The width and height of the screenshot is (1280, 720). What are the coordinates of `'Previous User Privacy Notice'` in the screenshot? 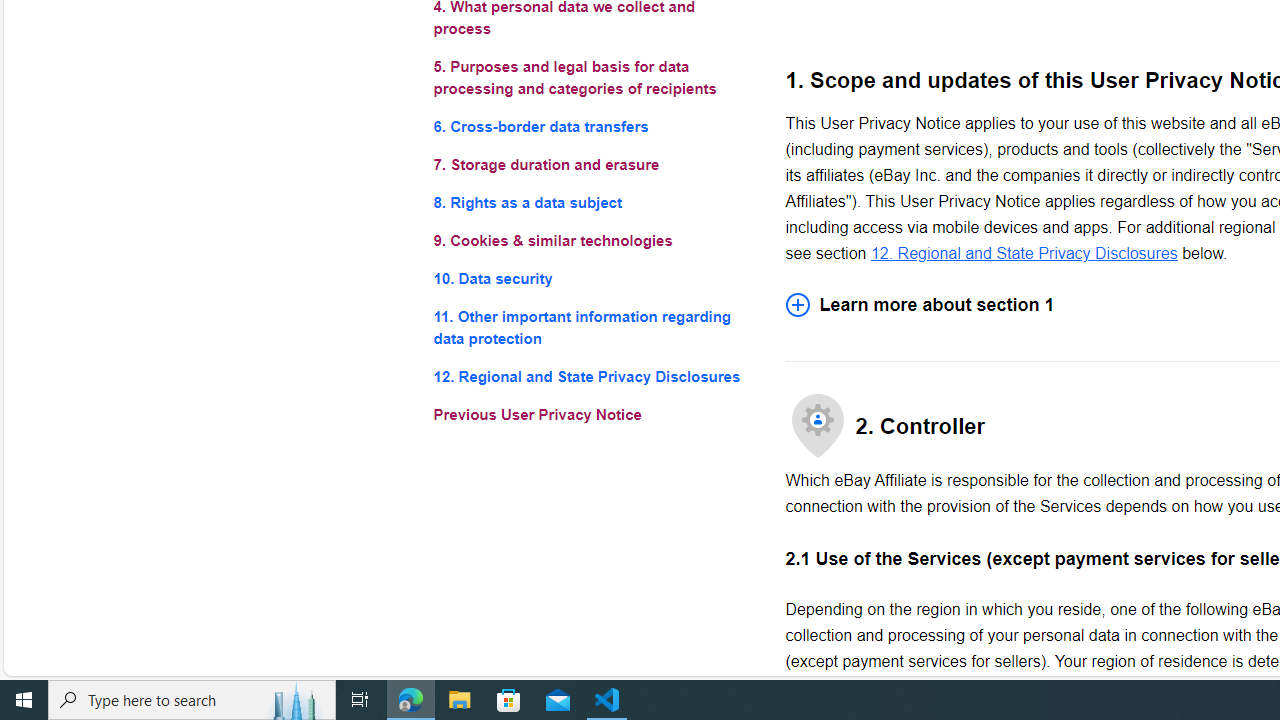 It's located at (592, 414).